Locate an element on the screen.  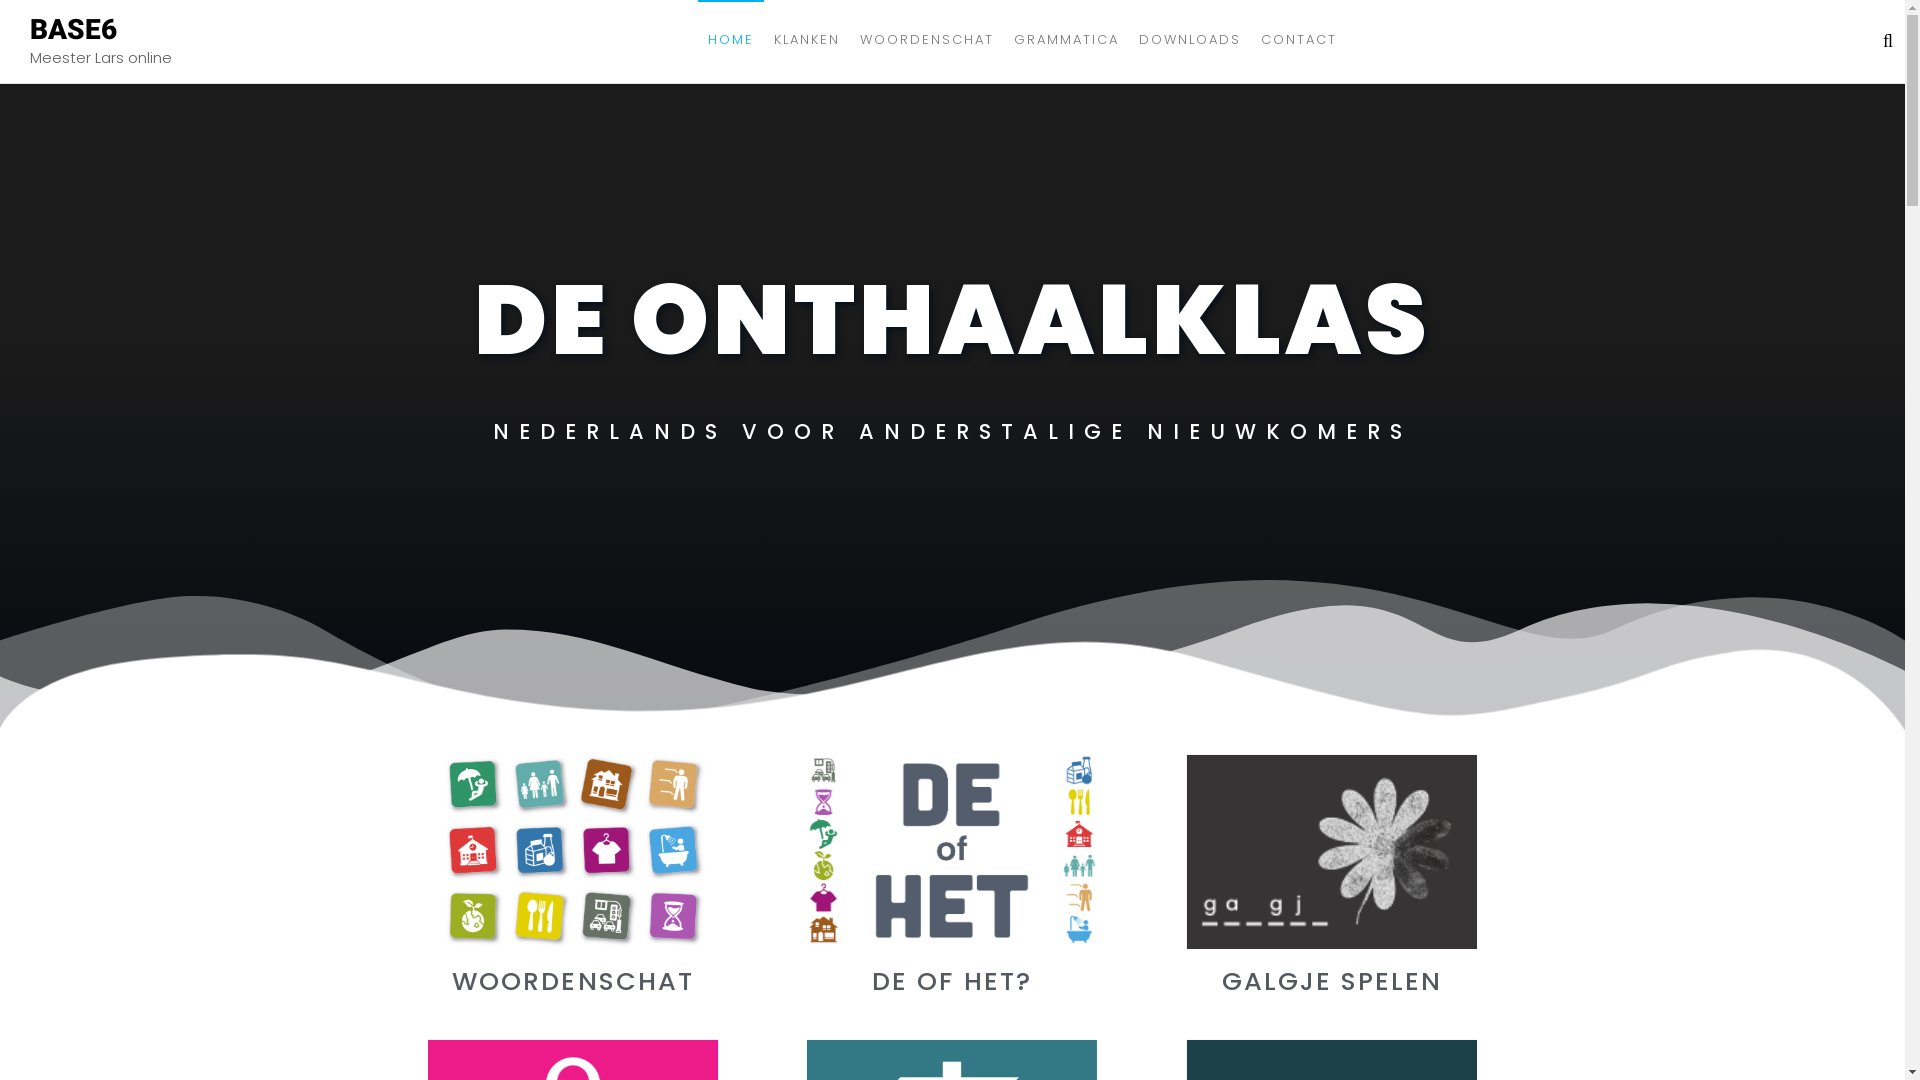
'GRAMMATICA' is located at coordinates (1065, 39).